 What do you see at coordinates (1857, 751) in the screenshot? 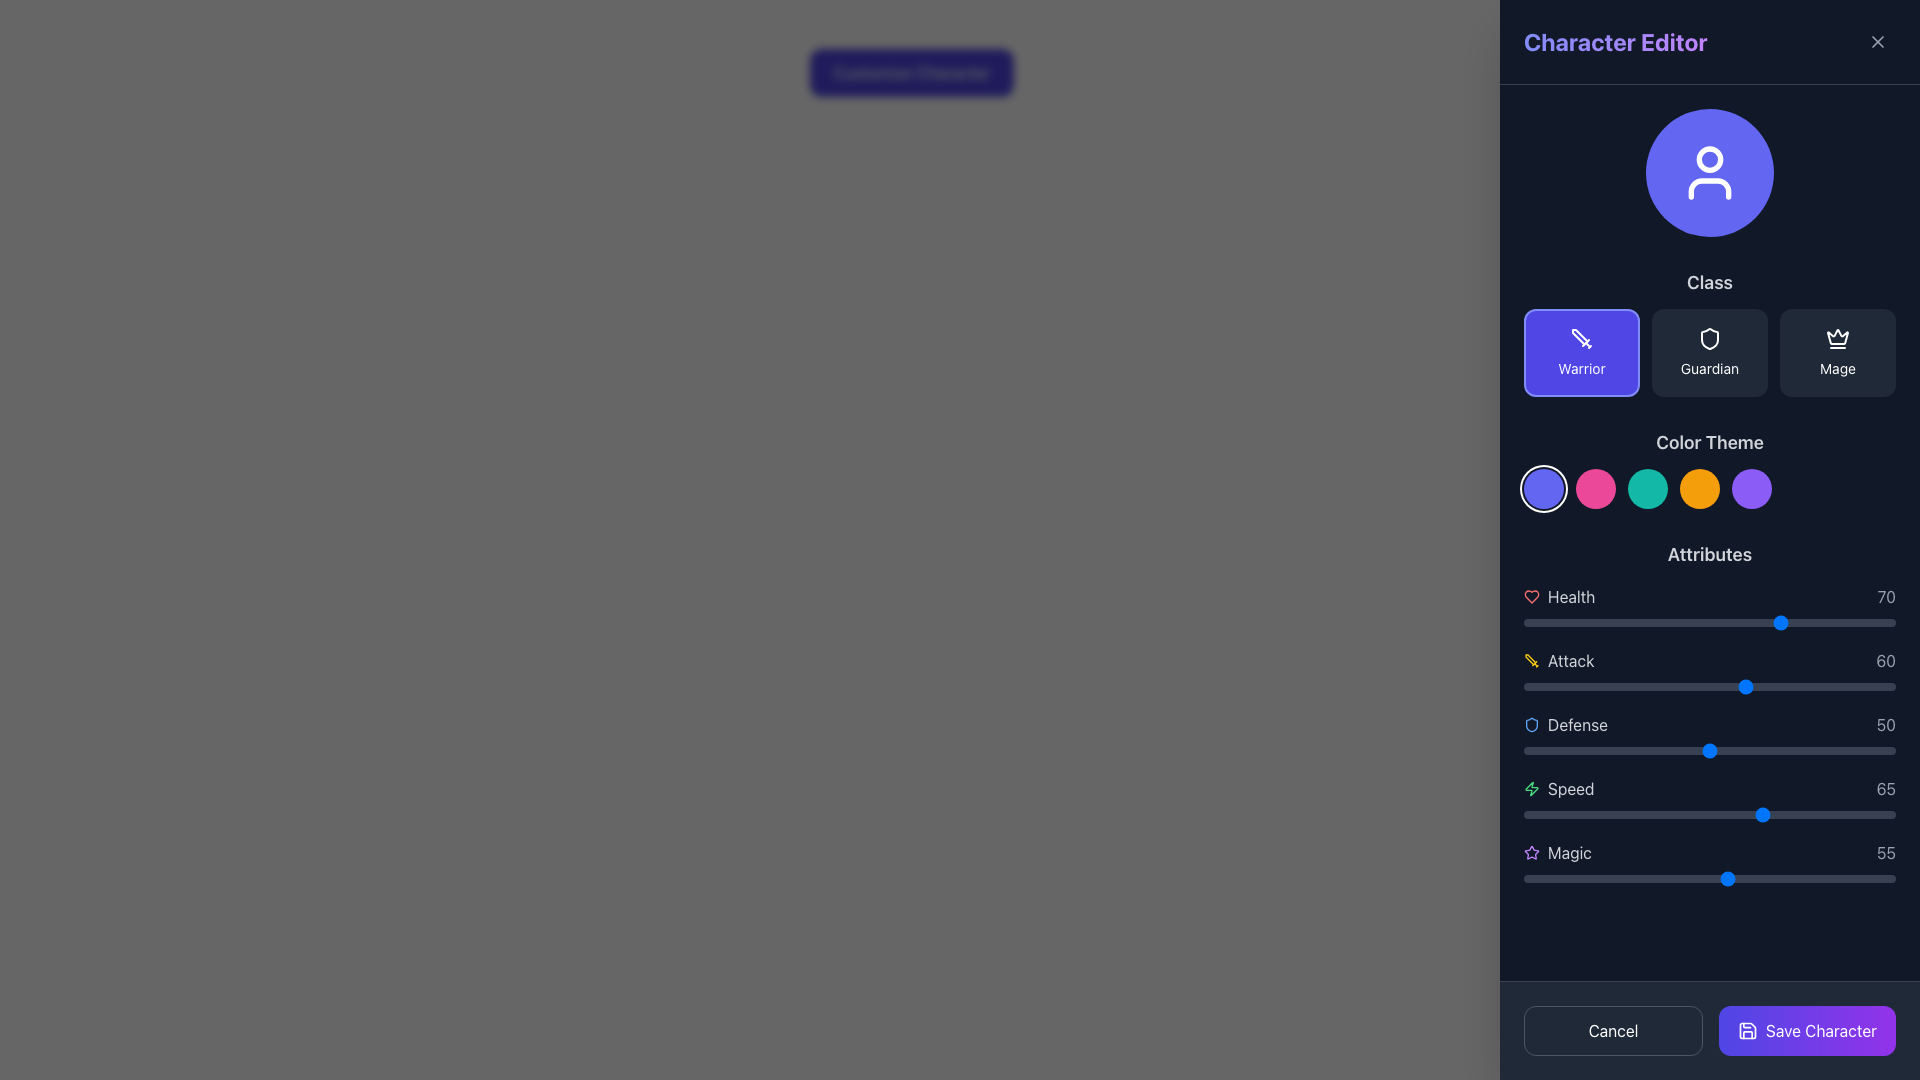
I see `the defense attribute` at bounding box center [1857, 751].